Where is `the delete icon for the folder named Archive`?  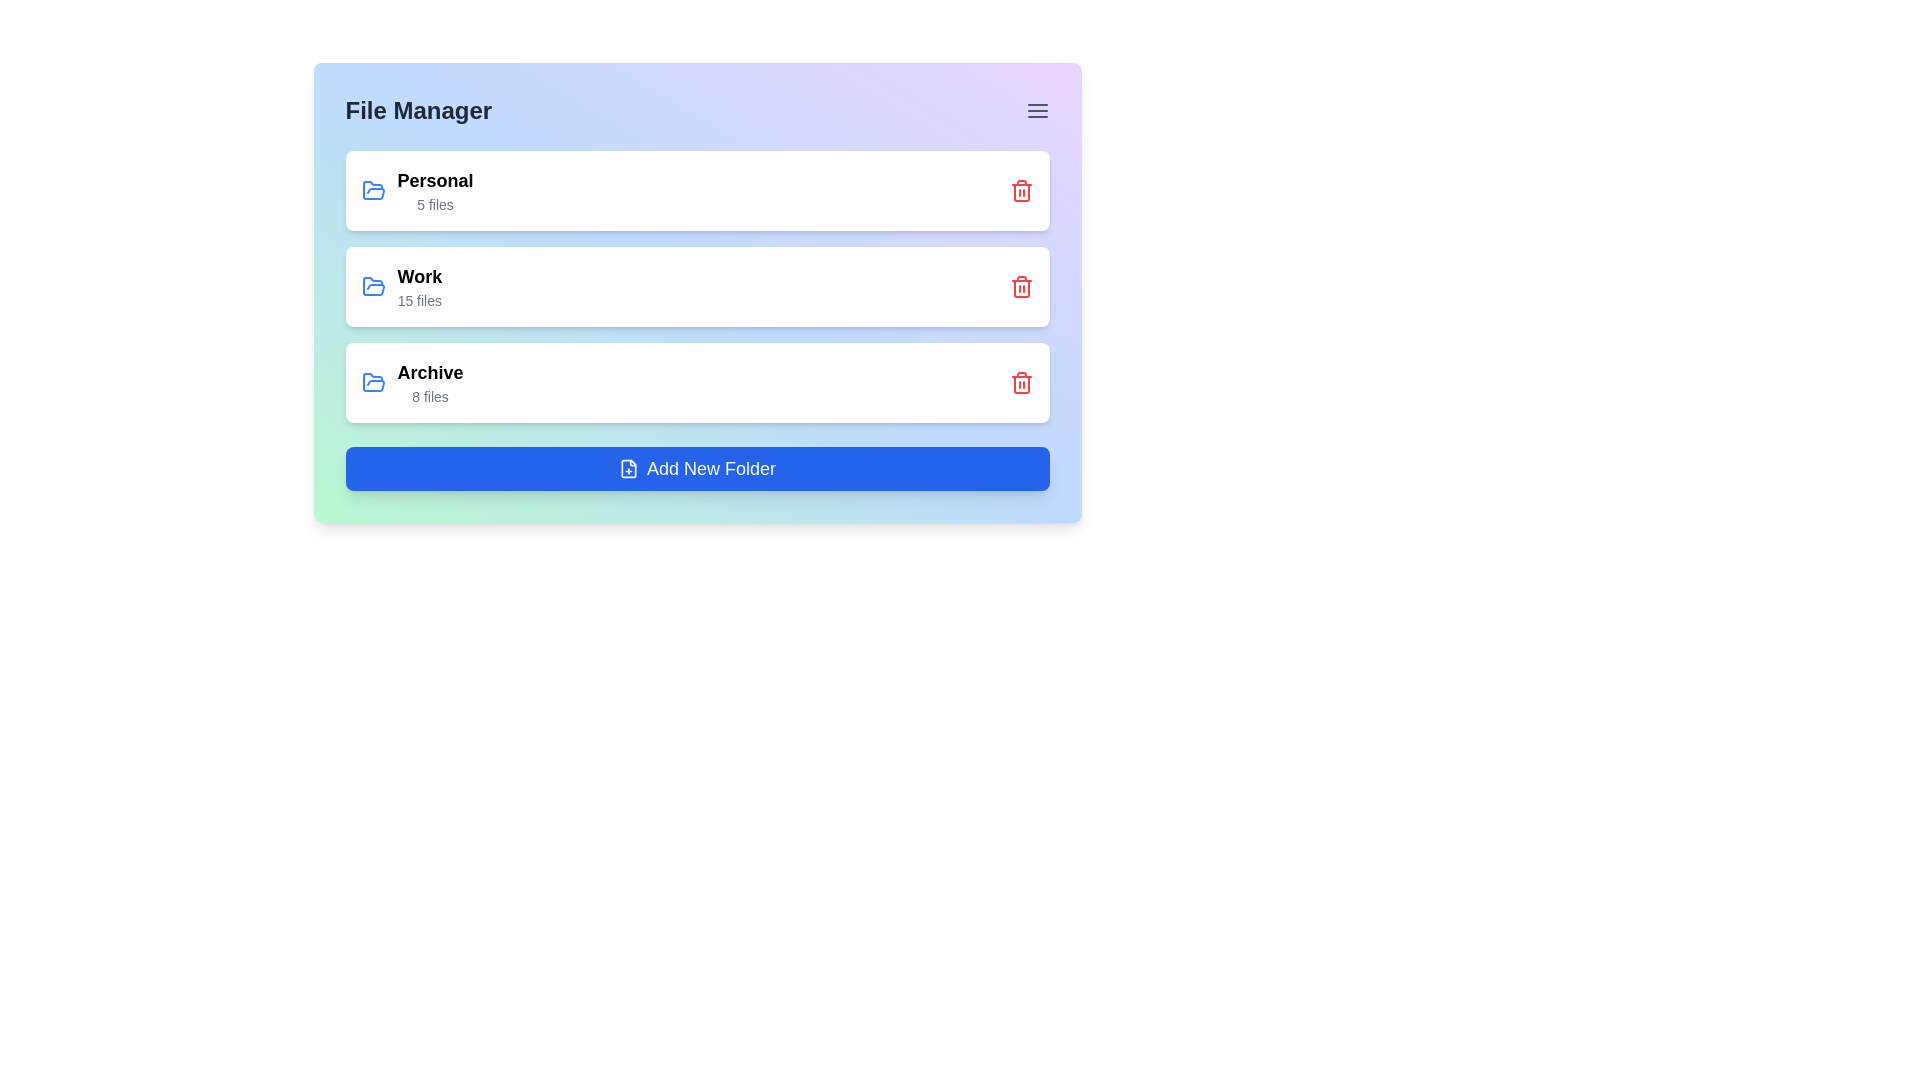 the delete icon for the folder named Archive is located at coordinates (1021, 382).